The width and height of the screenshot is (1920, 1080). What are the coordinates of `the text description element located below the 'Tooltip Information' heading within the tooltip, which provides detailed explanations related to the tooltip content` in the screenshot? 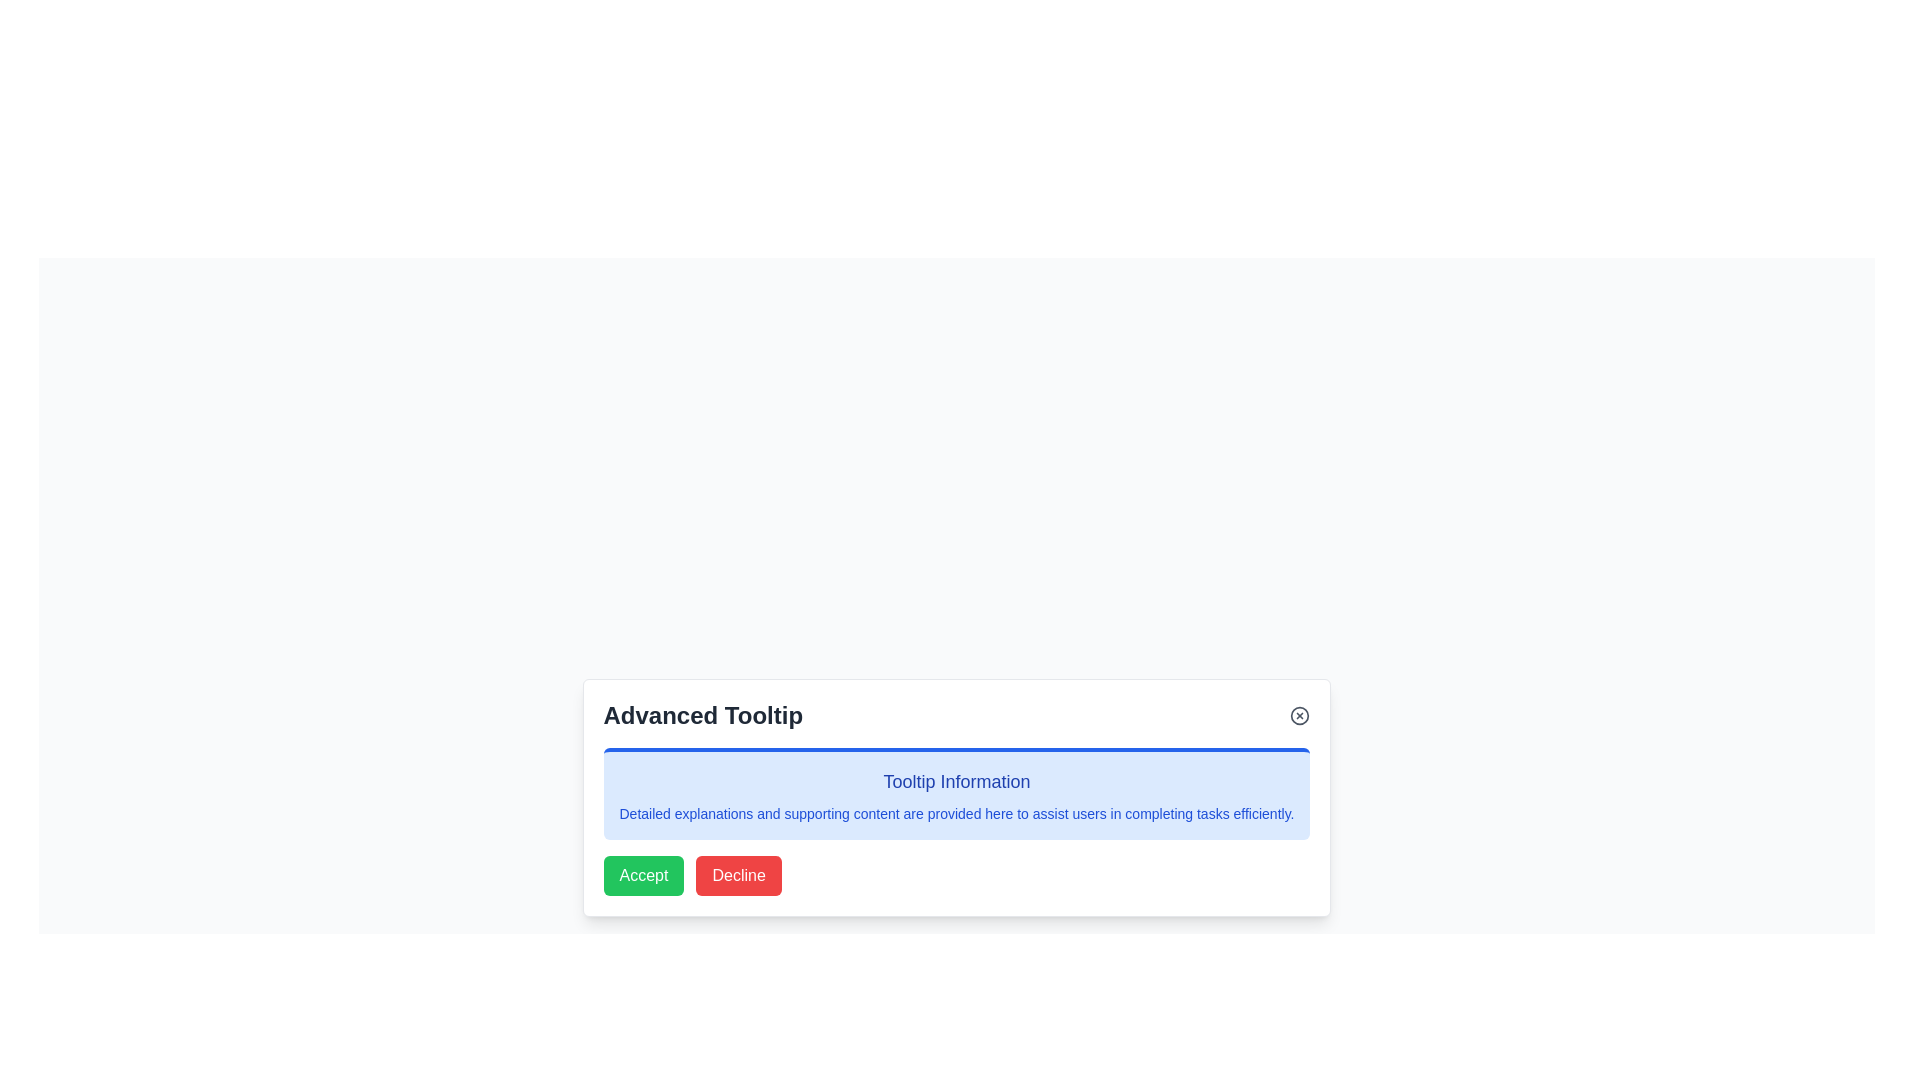 It's located at (955, 813).